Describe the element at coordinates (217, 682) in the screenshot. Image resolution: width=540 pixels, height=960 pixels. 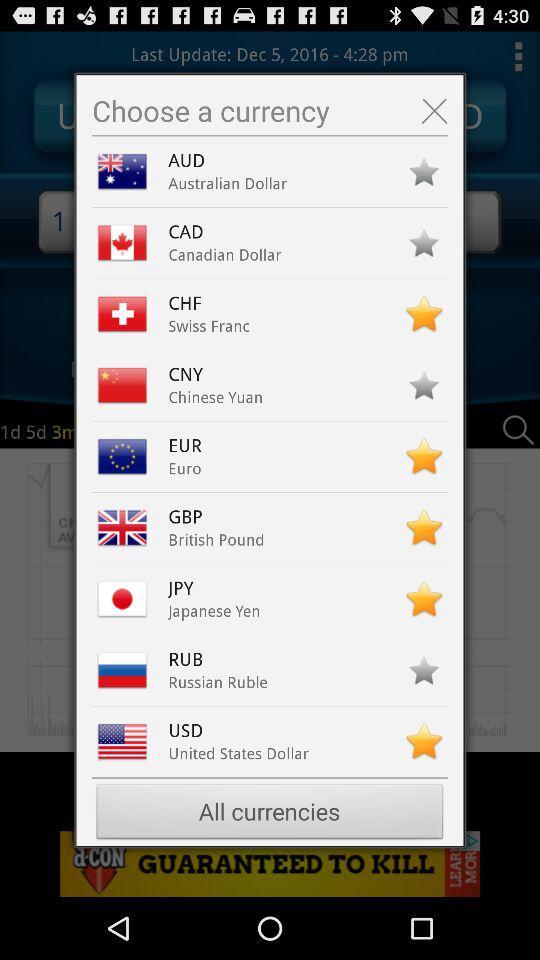
I see `app above usd app` at that location.